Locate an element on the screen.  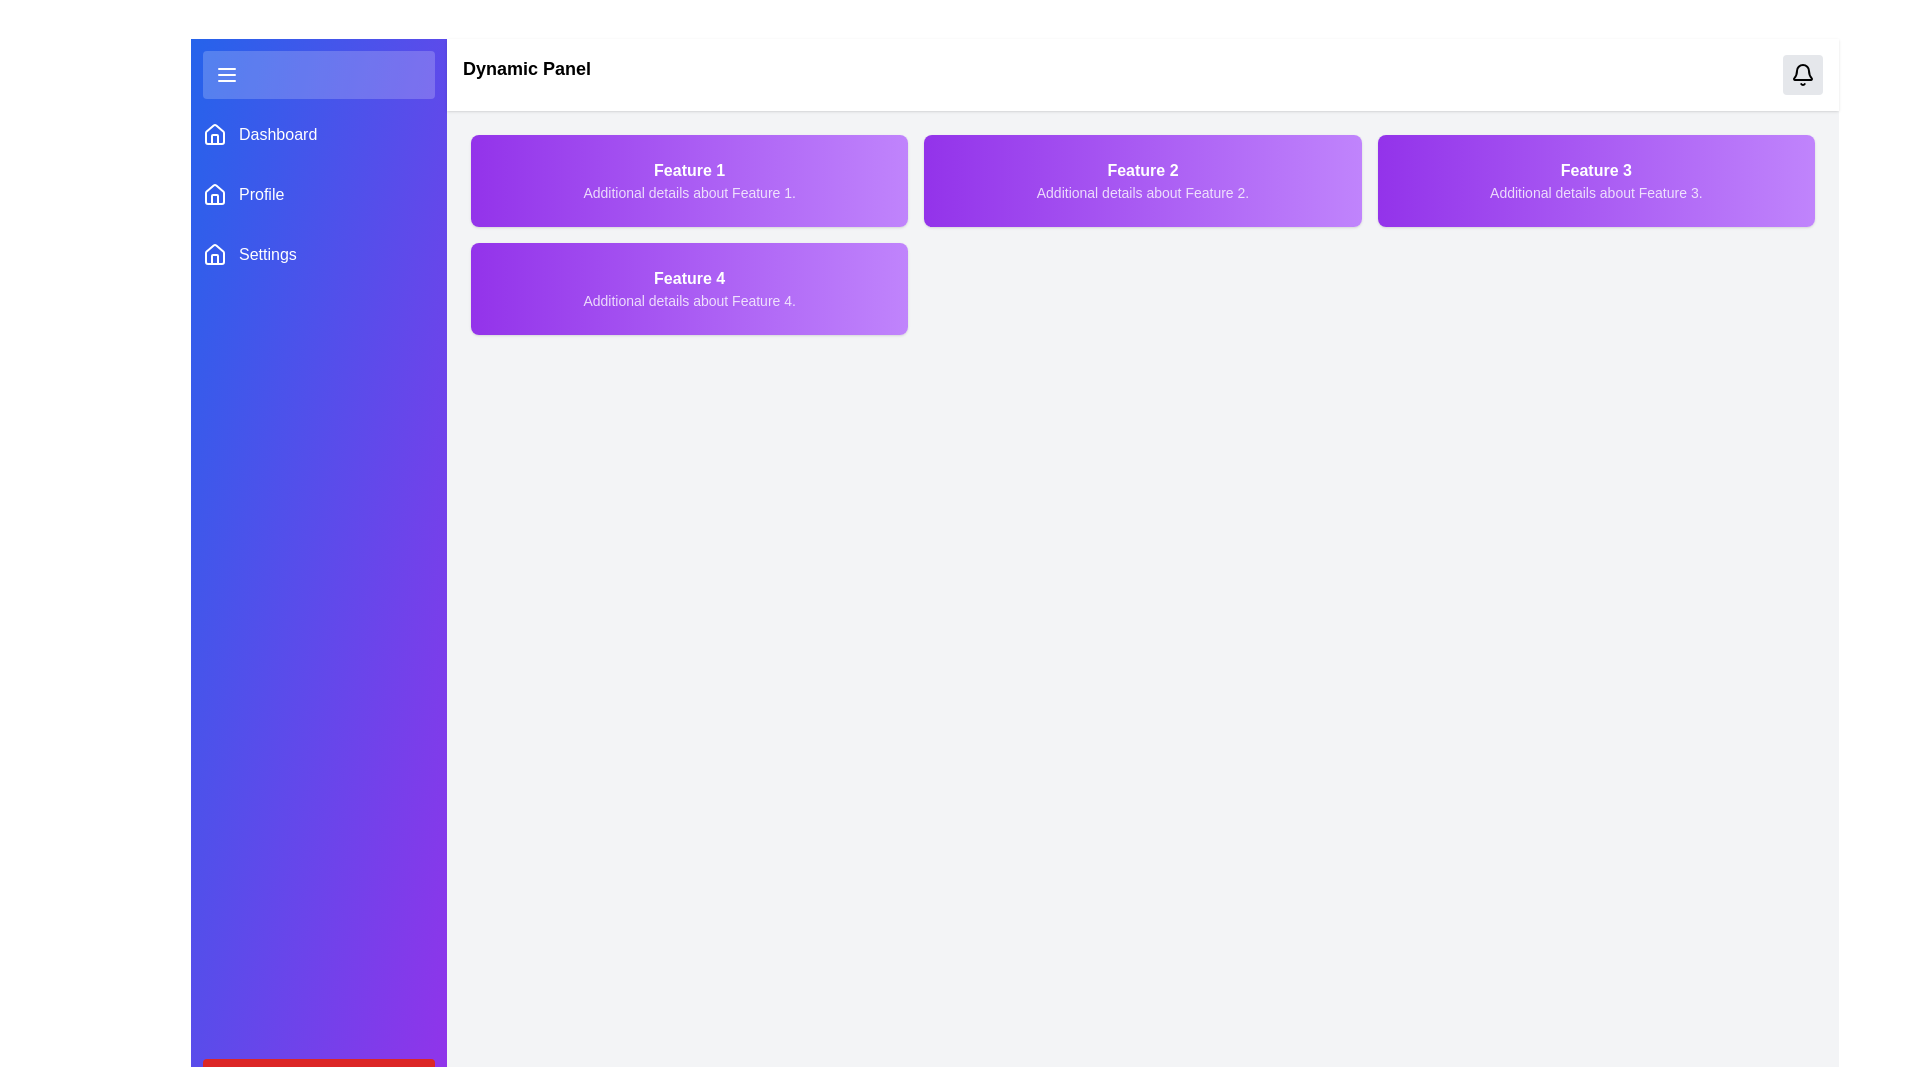
the notification icon button located is located at coordinates (1803, 73).